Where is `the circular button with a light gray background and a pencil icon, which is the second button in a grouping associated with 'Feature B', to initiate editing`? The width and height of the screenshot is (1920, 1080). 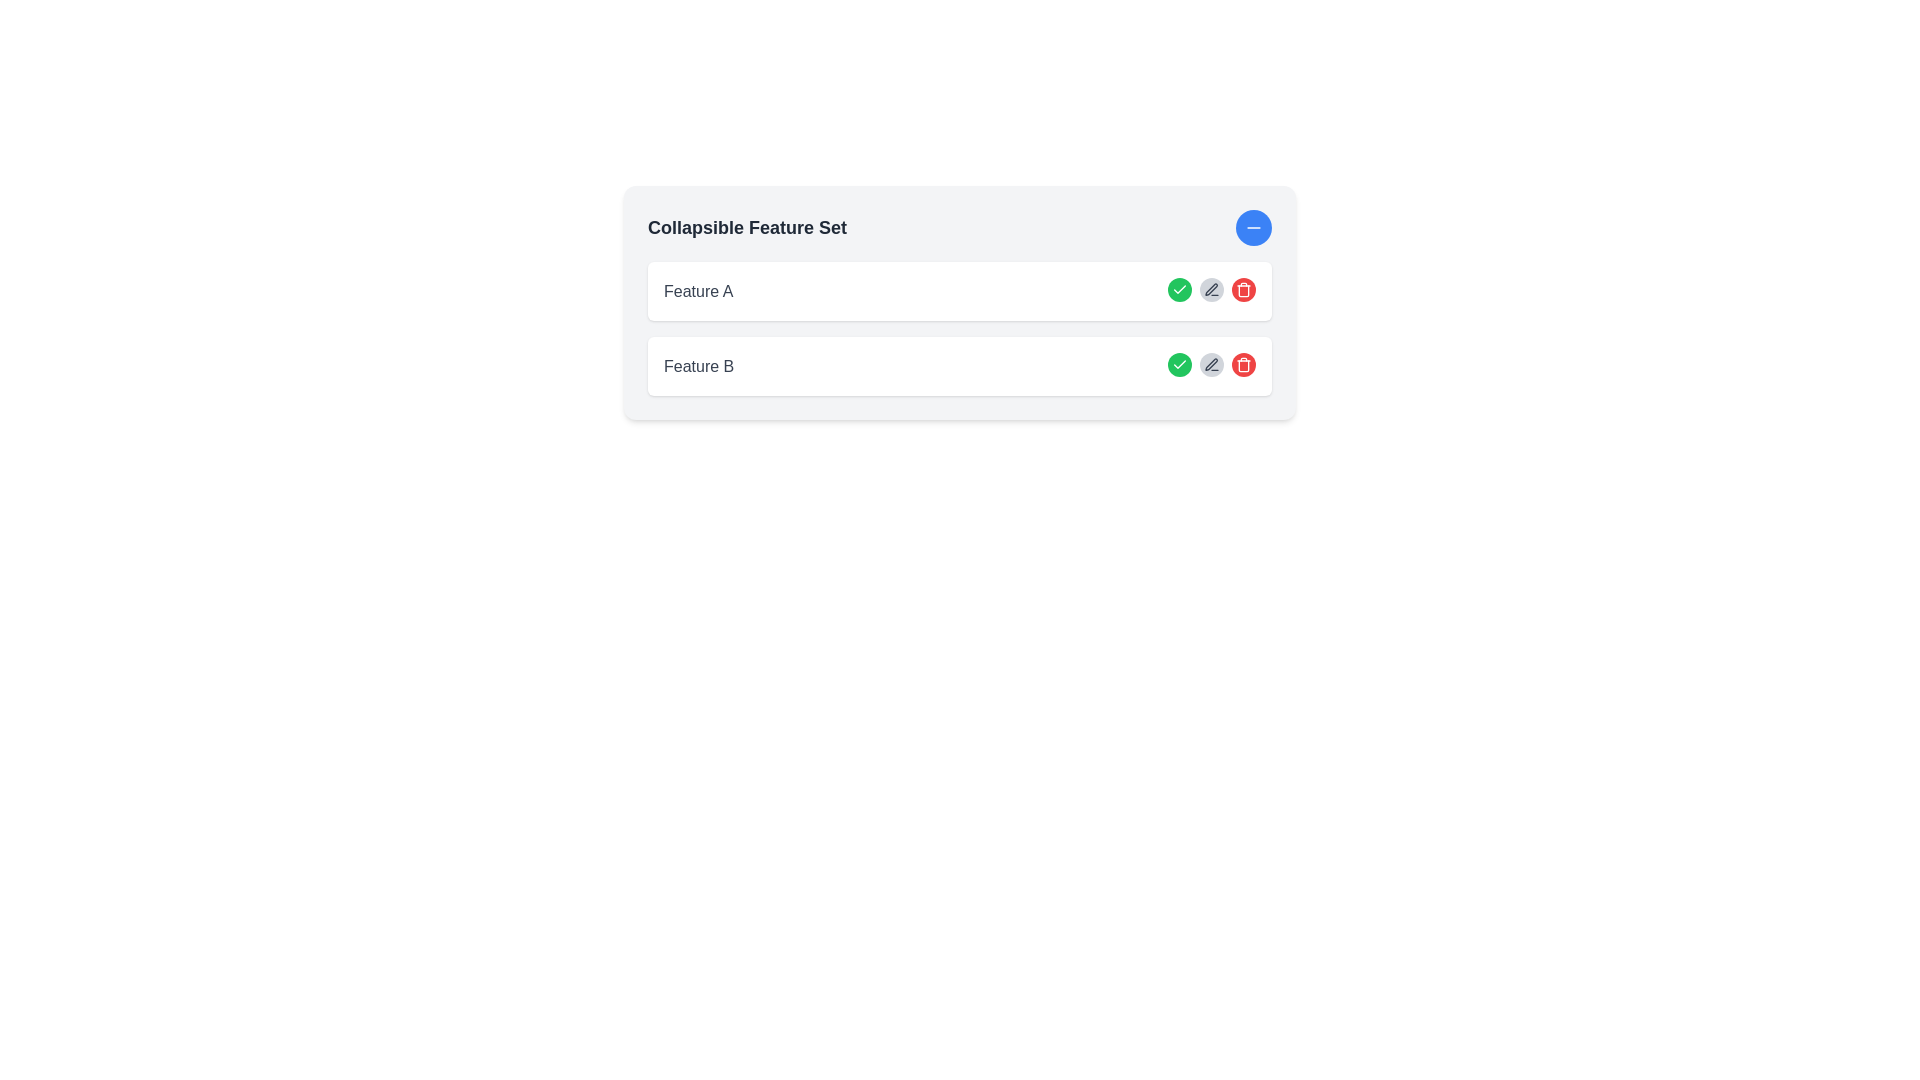
the circular button with a light gray background and a pencil icon, which is the second button in a grouping associated with 'Feature B', to initiate editing is located at coordinates (1210, 365).